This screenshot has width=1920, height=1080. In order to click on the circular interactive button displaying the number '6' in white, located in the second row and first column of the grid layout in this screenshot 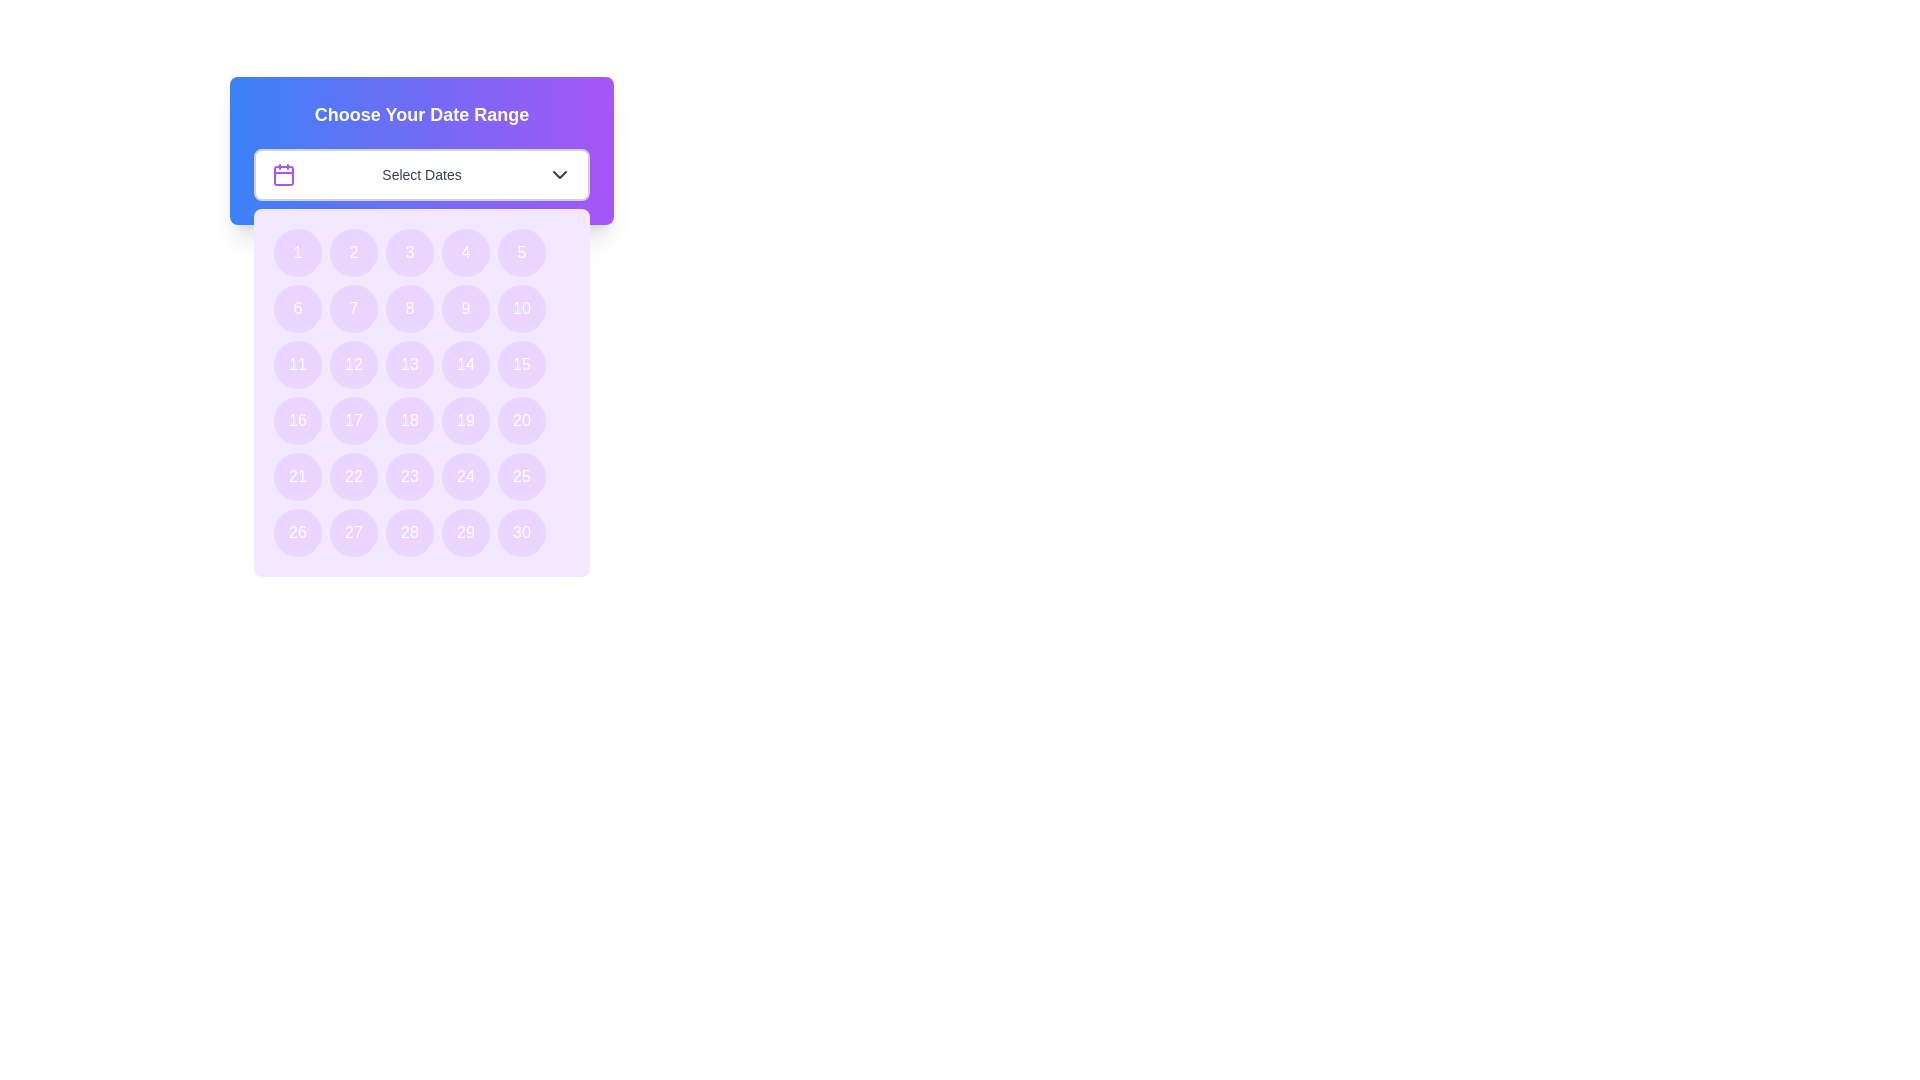, I will do `click(296, 308)`.